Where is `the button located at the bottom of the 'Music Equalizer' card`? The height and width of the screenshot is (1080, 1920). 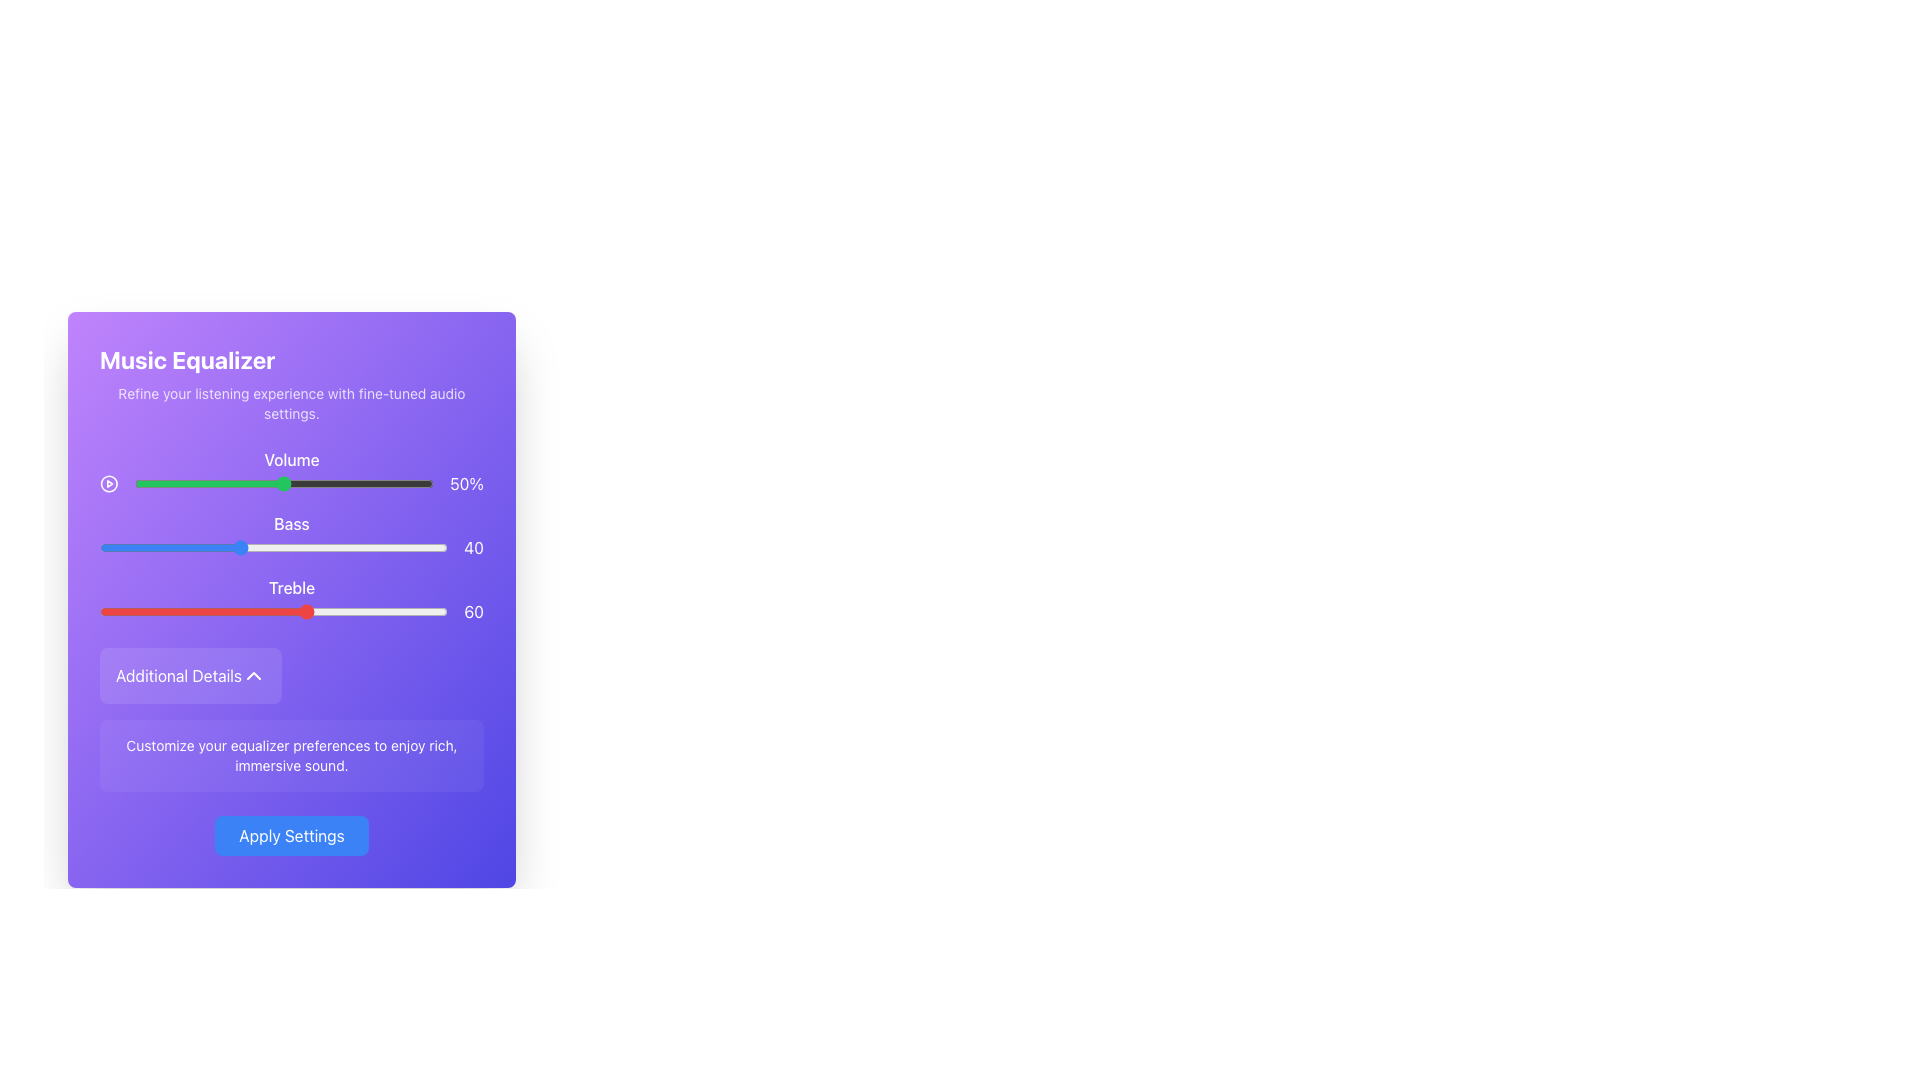 the button located at the bottom of the 'Music Equalizer' card is located at coordinates (291, 836).